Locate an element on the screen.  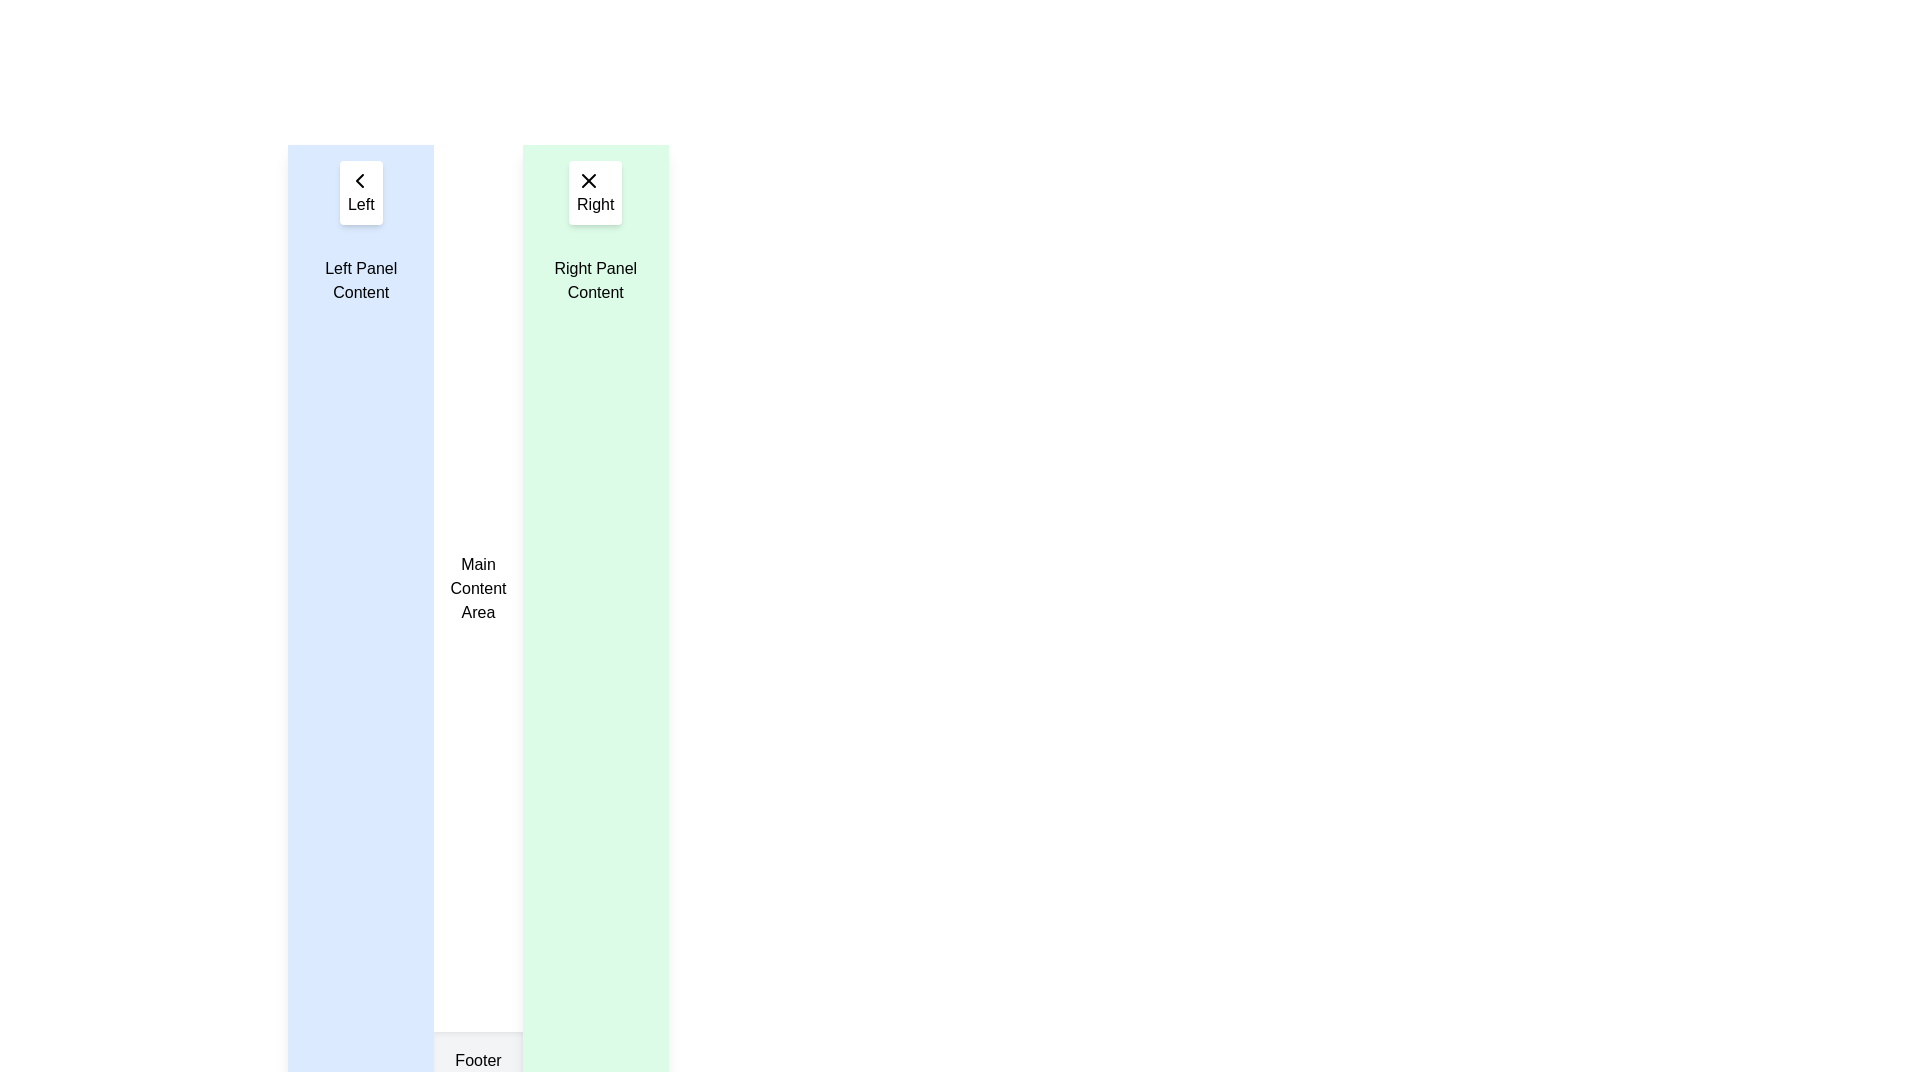
the navigation button located is located at coordinates (361, 192).